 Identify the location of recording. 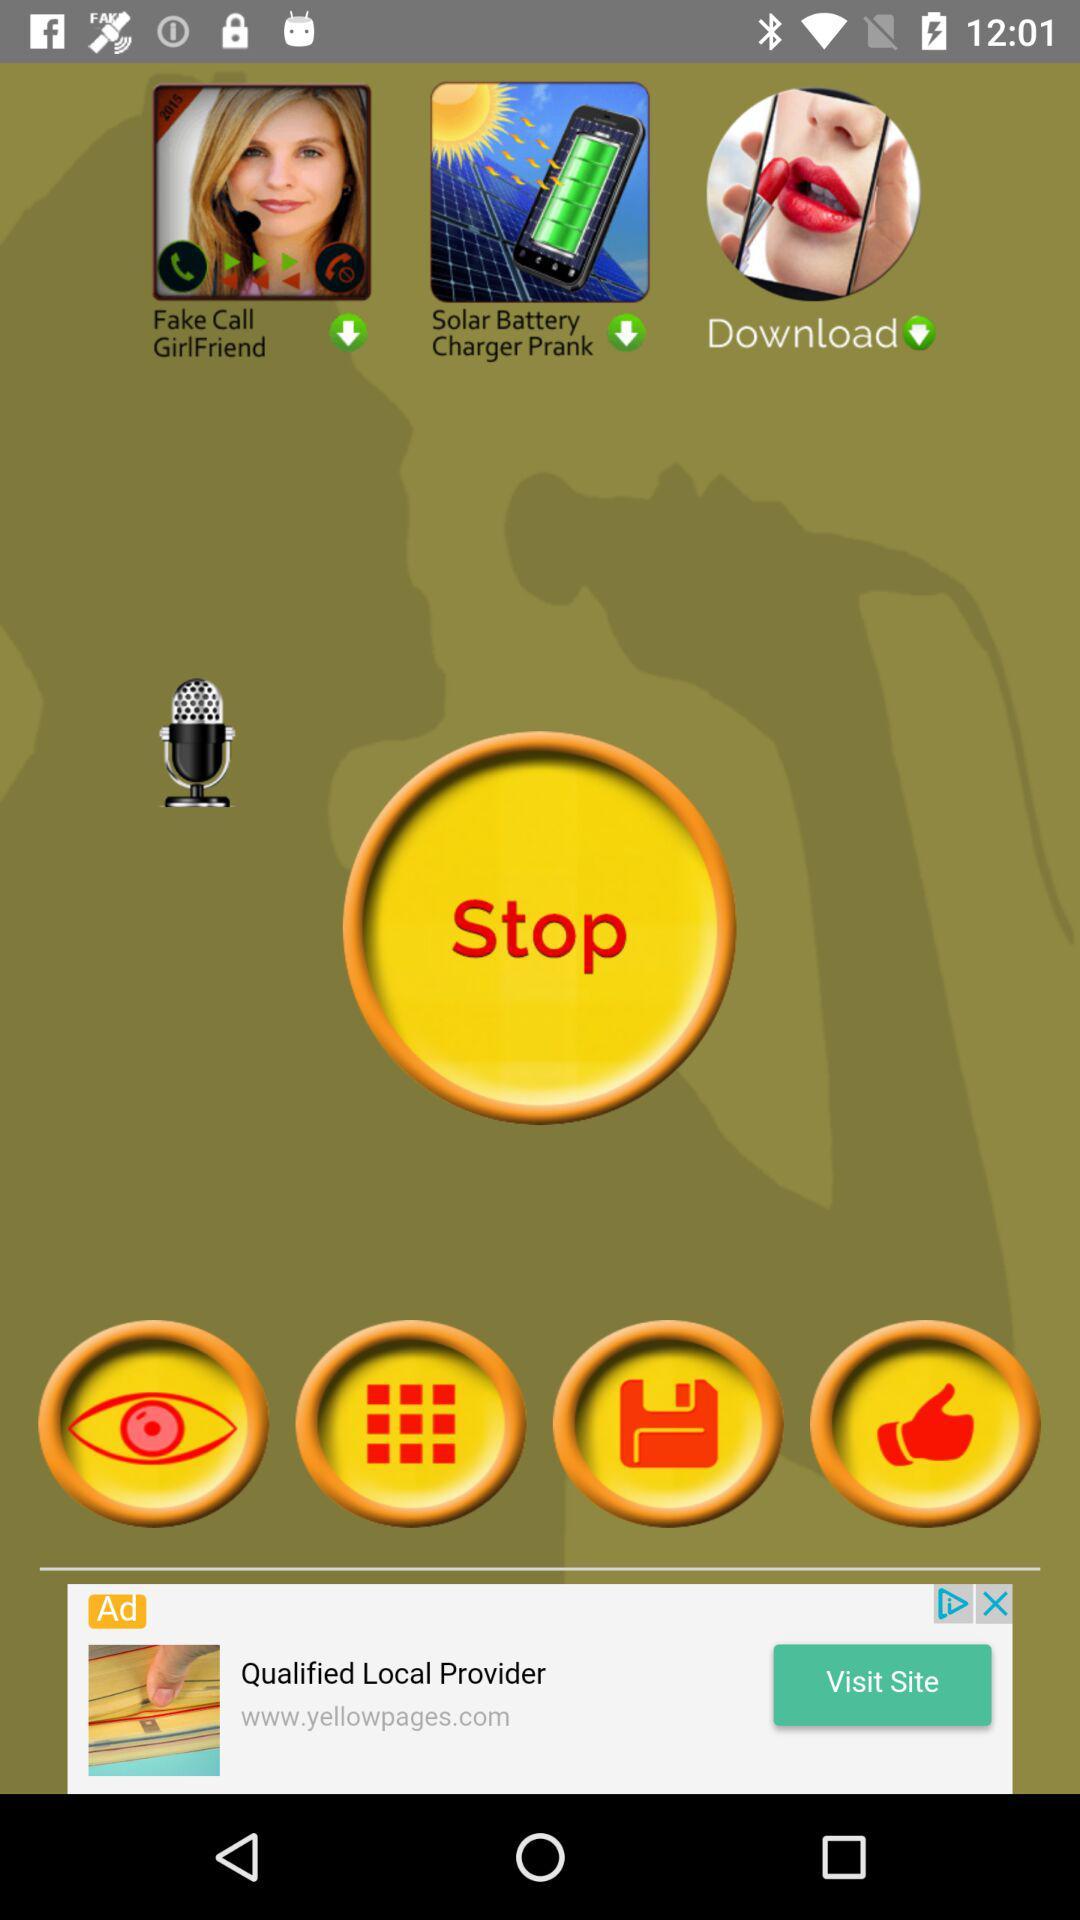
(668, 1422).